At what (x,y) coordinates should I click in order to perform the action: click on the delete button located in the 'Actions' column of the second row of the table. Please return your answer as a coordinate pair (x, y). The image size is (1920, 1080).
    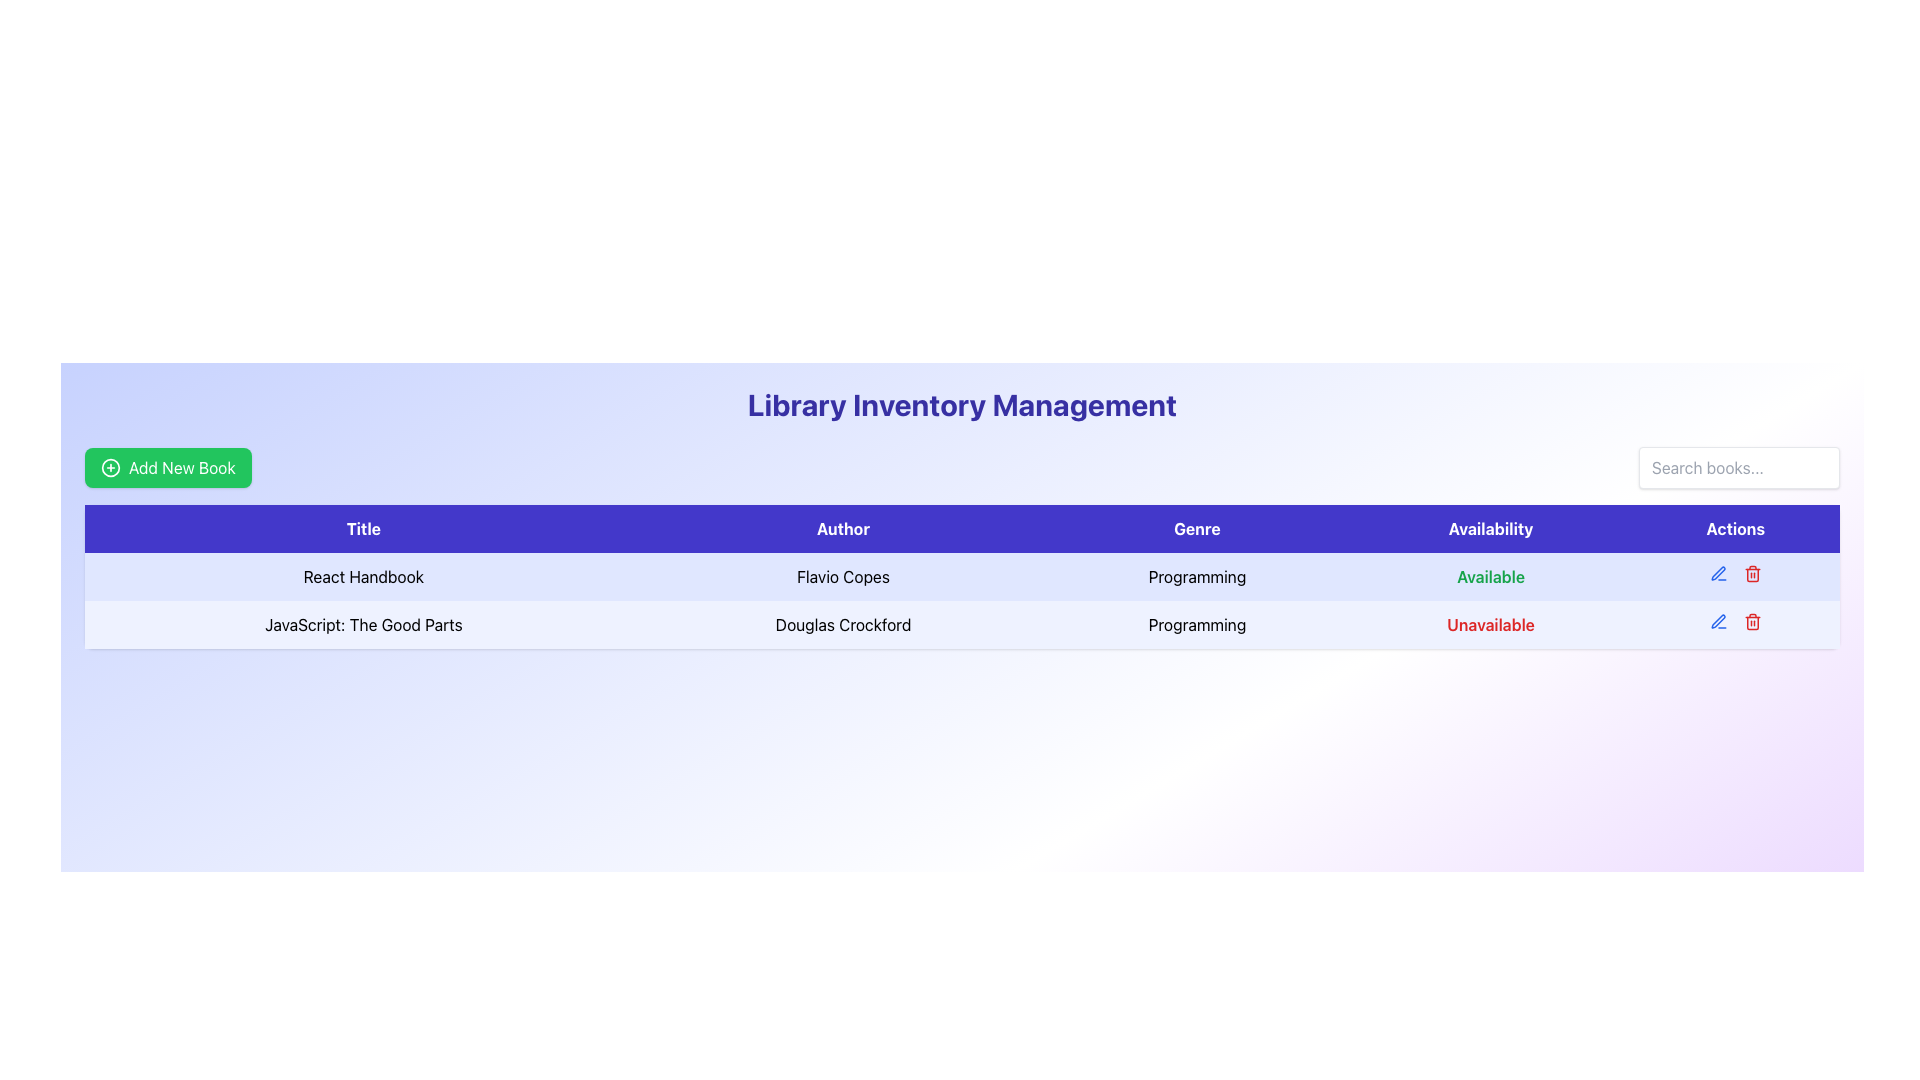
    Looking at the image, I should click on (1751, 620).